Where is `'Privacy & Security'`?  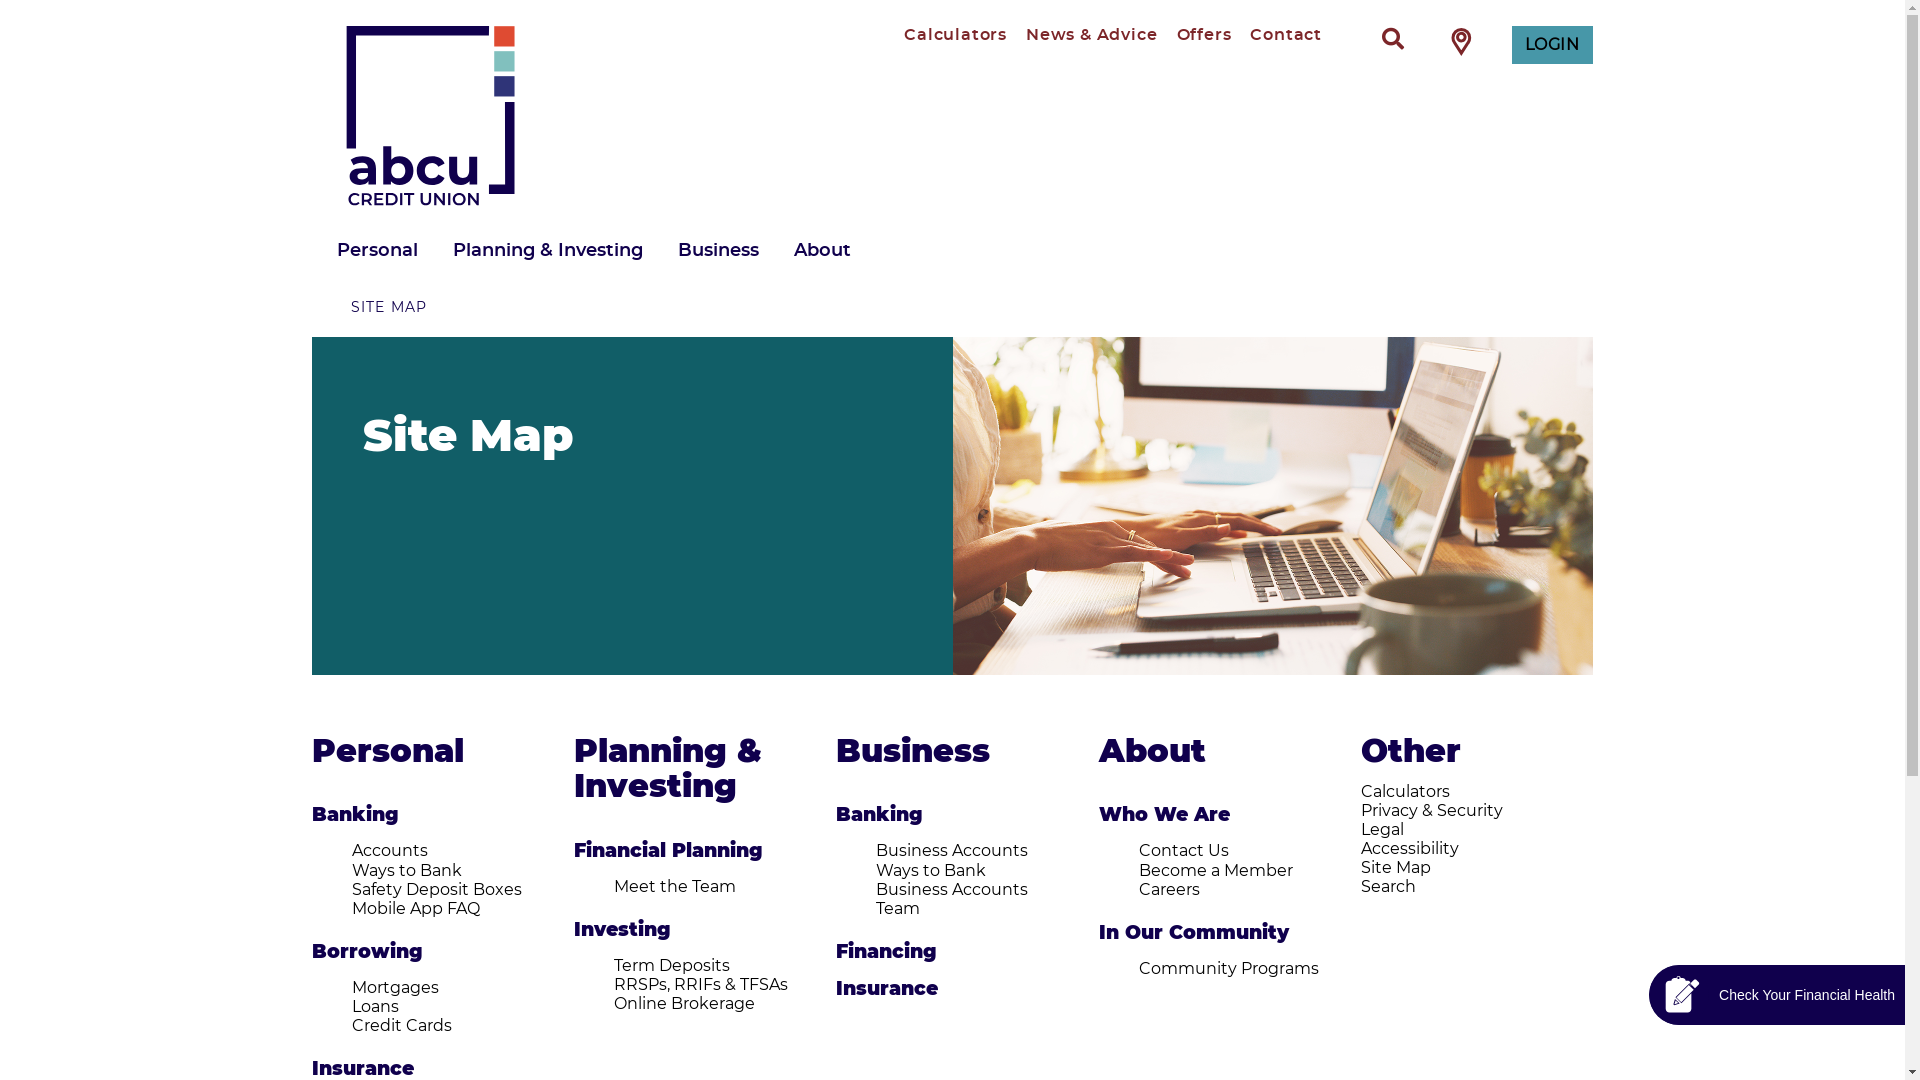 'Privacy & Security' is located at coordinates (1430, 810).